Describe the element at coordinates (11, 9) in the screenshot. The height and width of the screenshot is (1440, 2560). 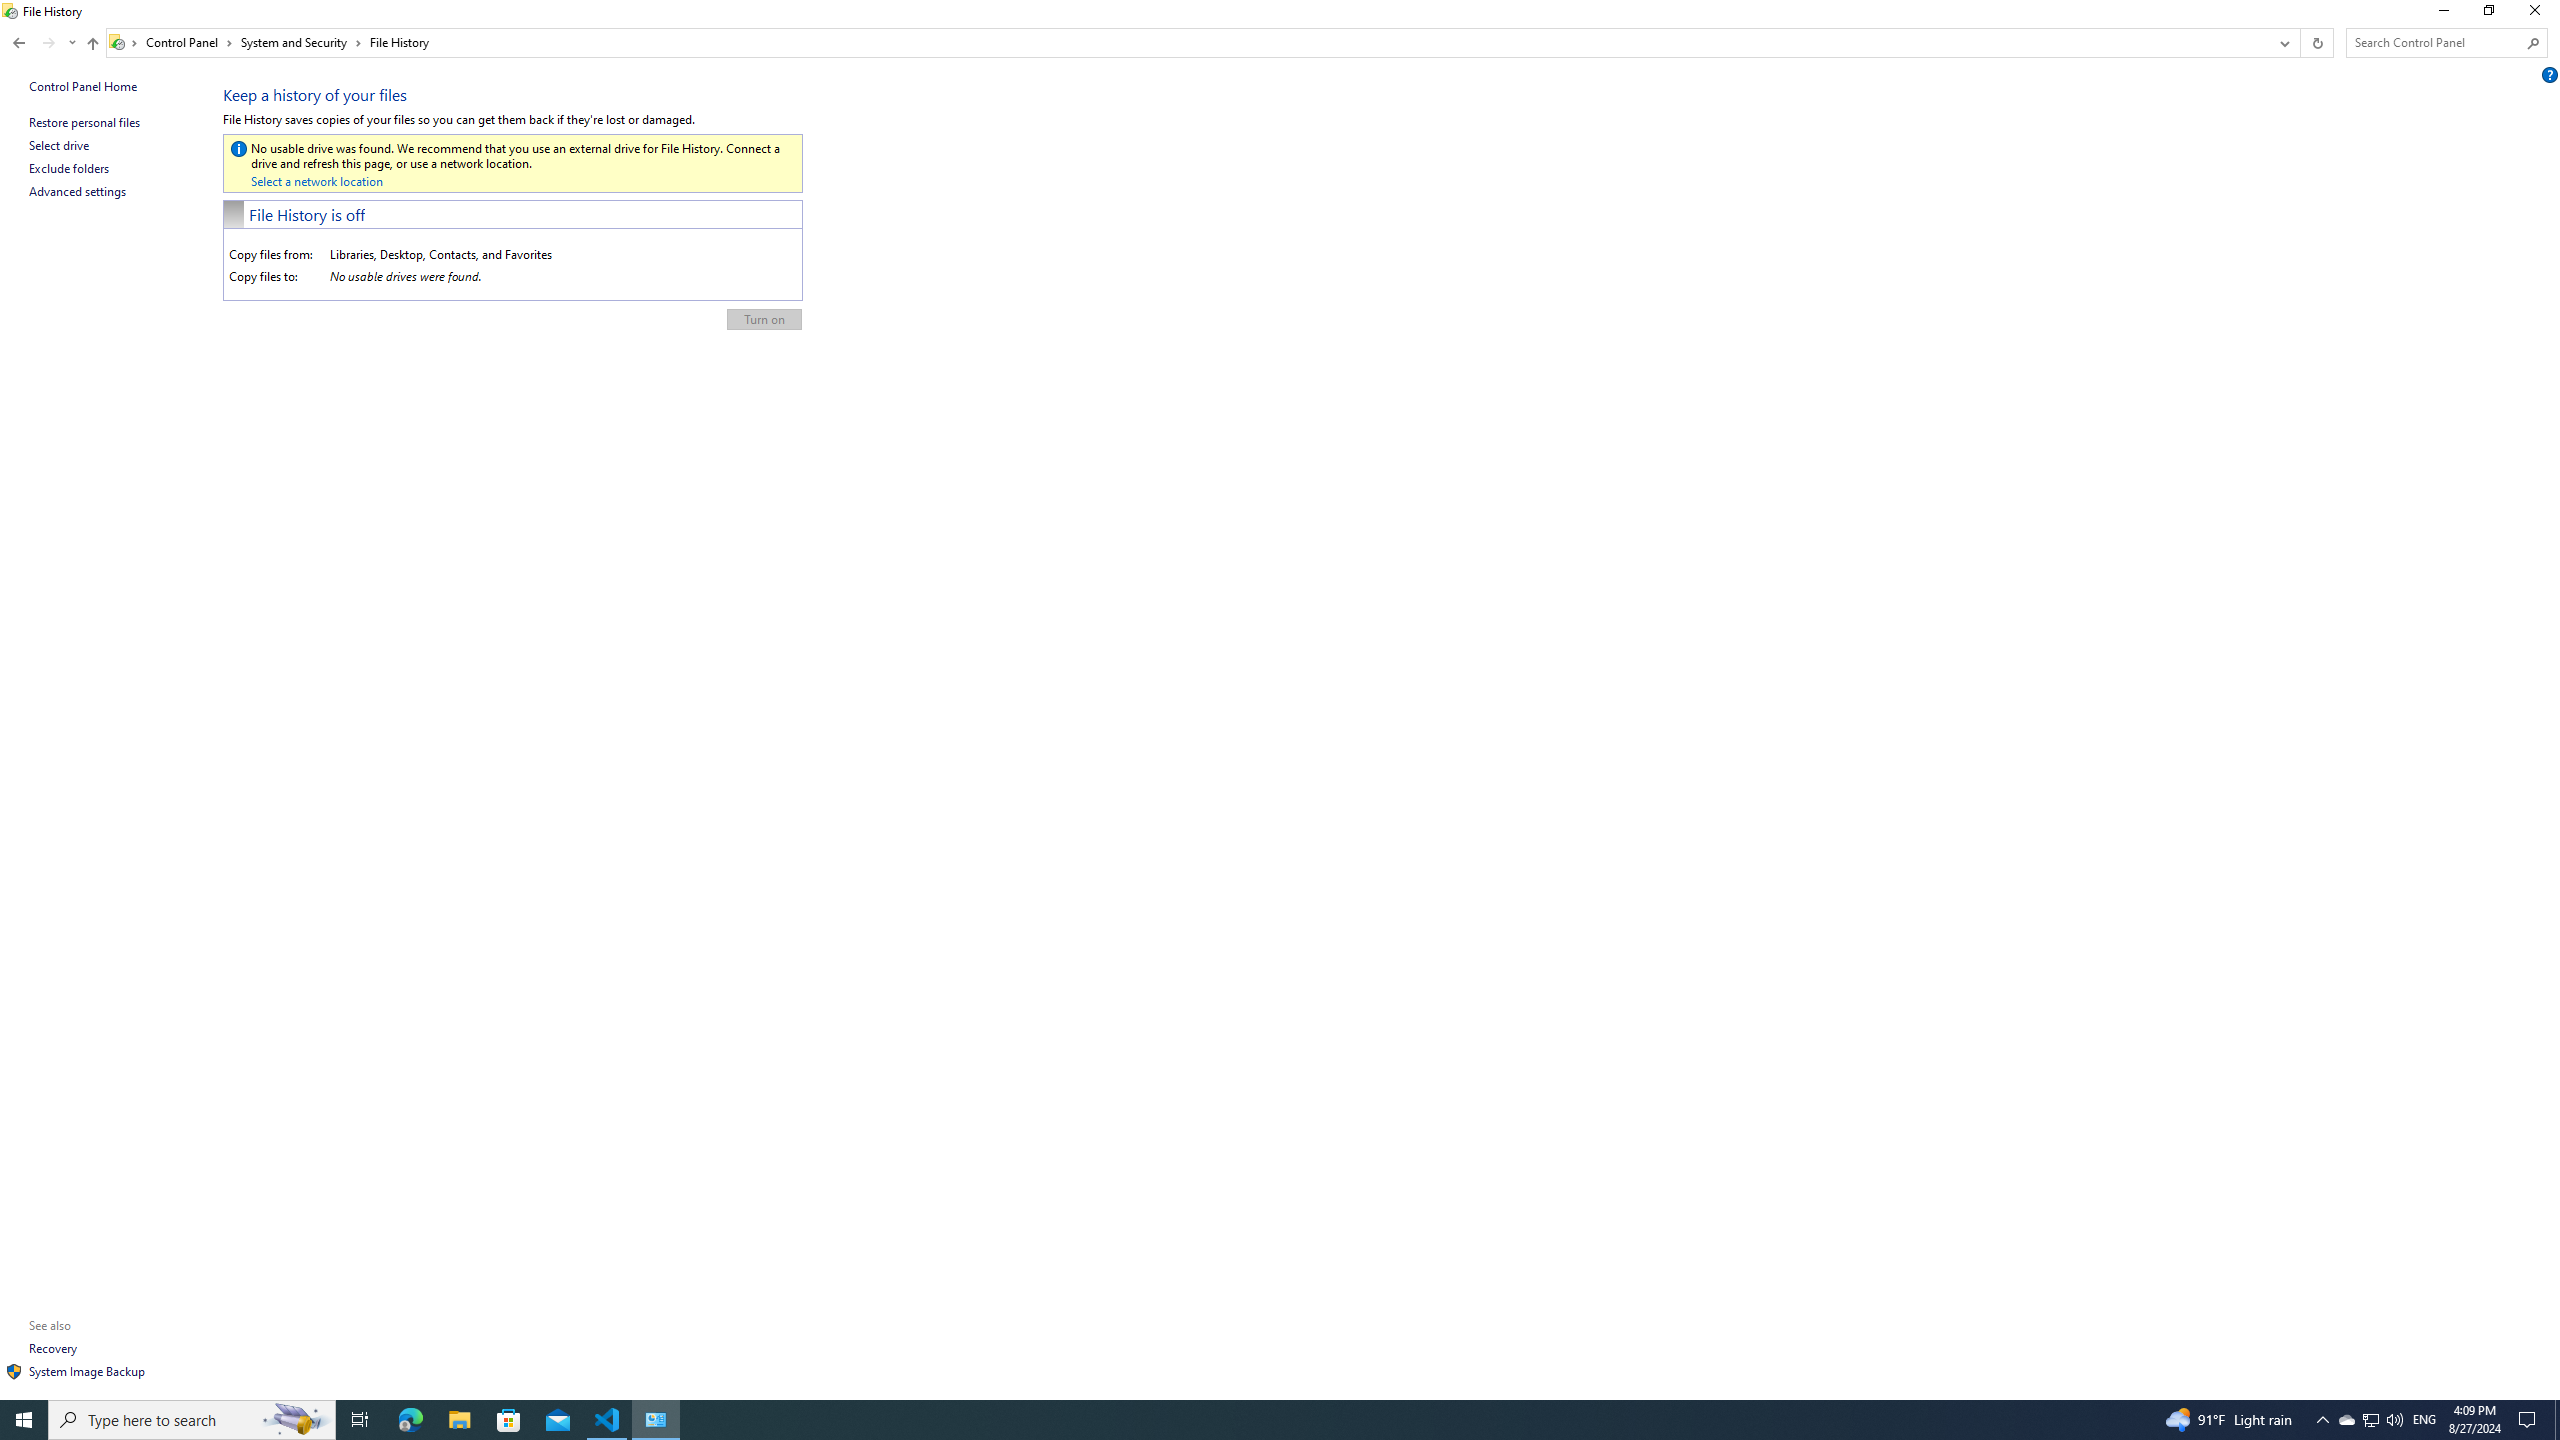
I see `'System'` at that location.